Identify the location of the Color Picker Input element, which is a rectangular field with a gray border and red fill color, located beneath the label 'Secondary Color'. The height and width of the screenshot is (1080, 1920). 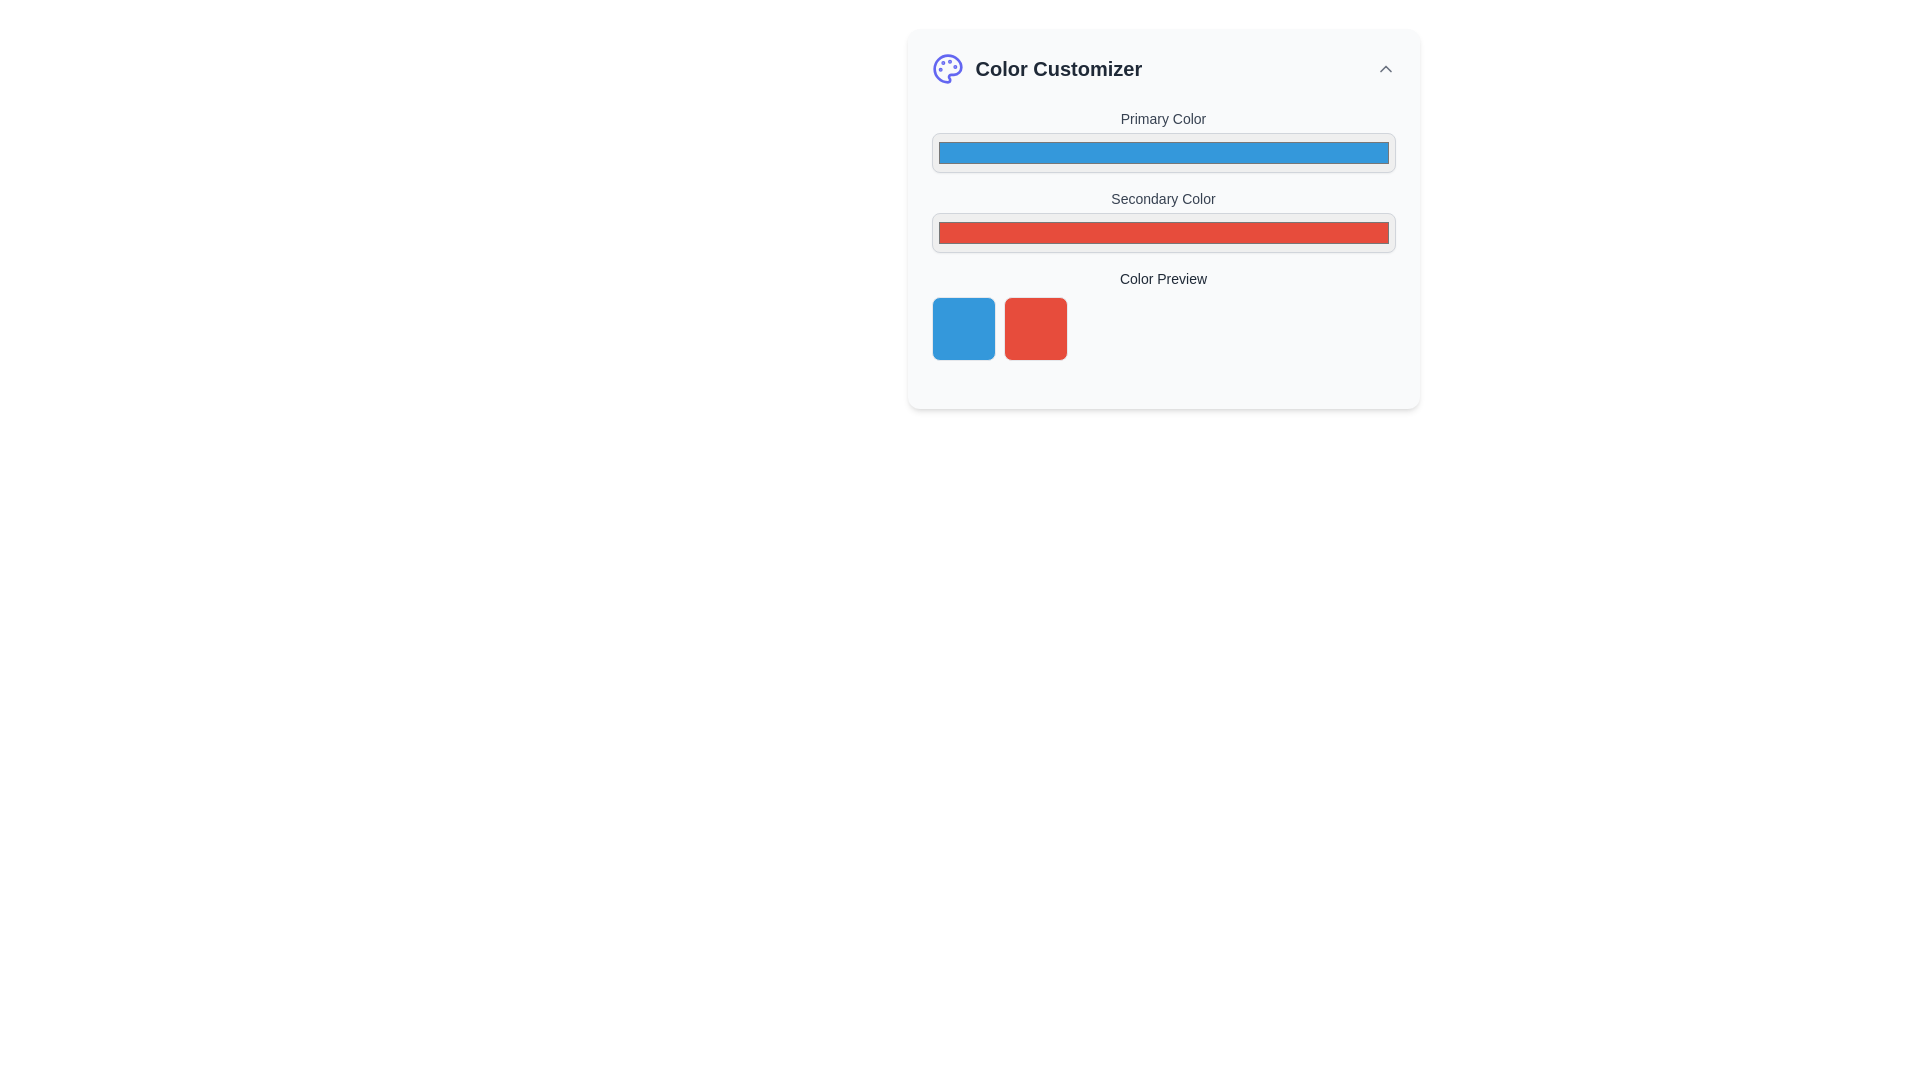
(1163, 231).